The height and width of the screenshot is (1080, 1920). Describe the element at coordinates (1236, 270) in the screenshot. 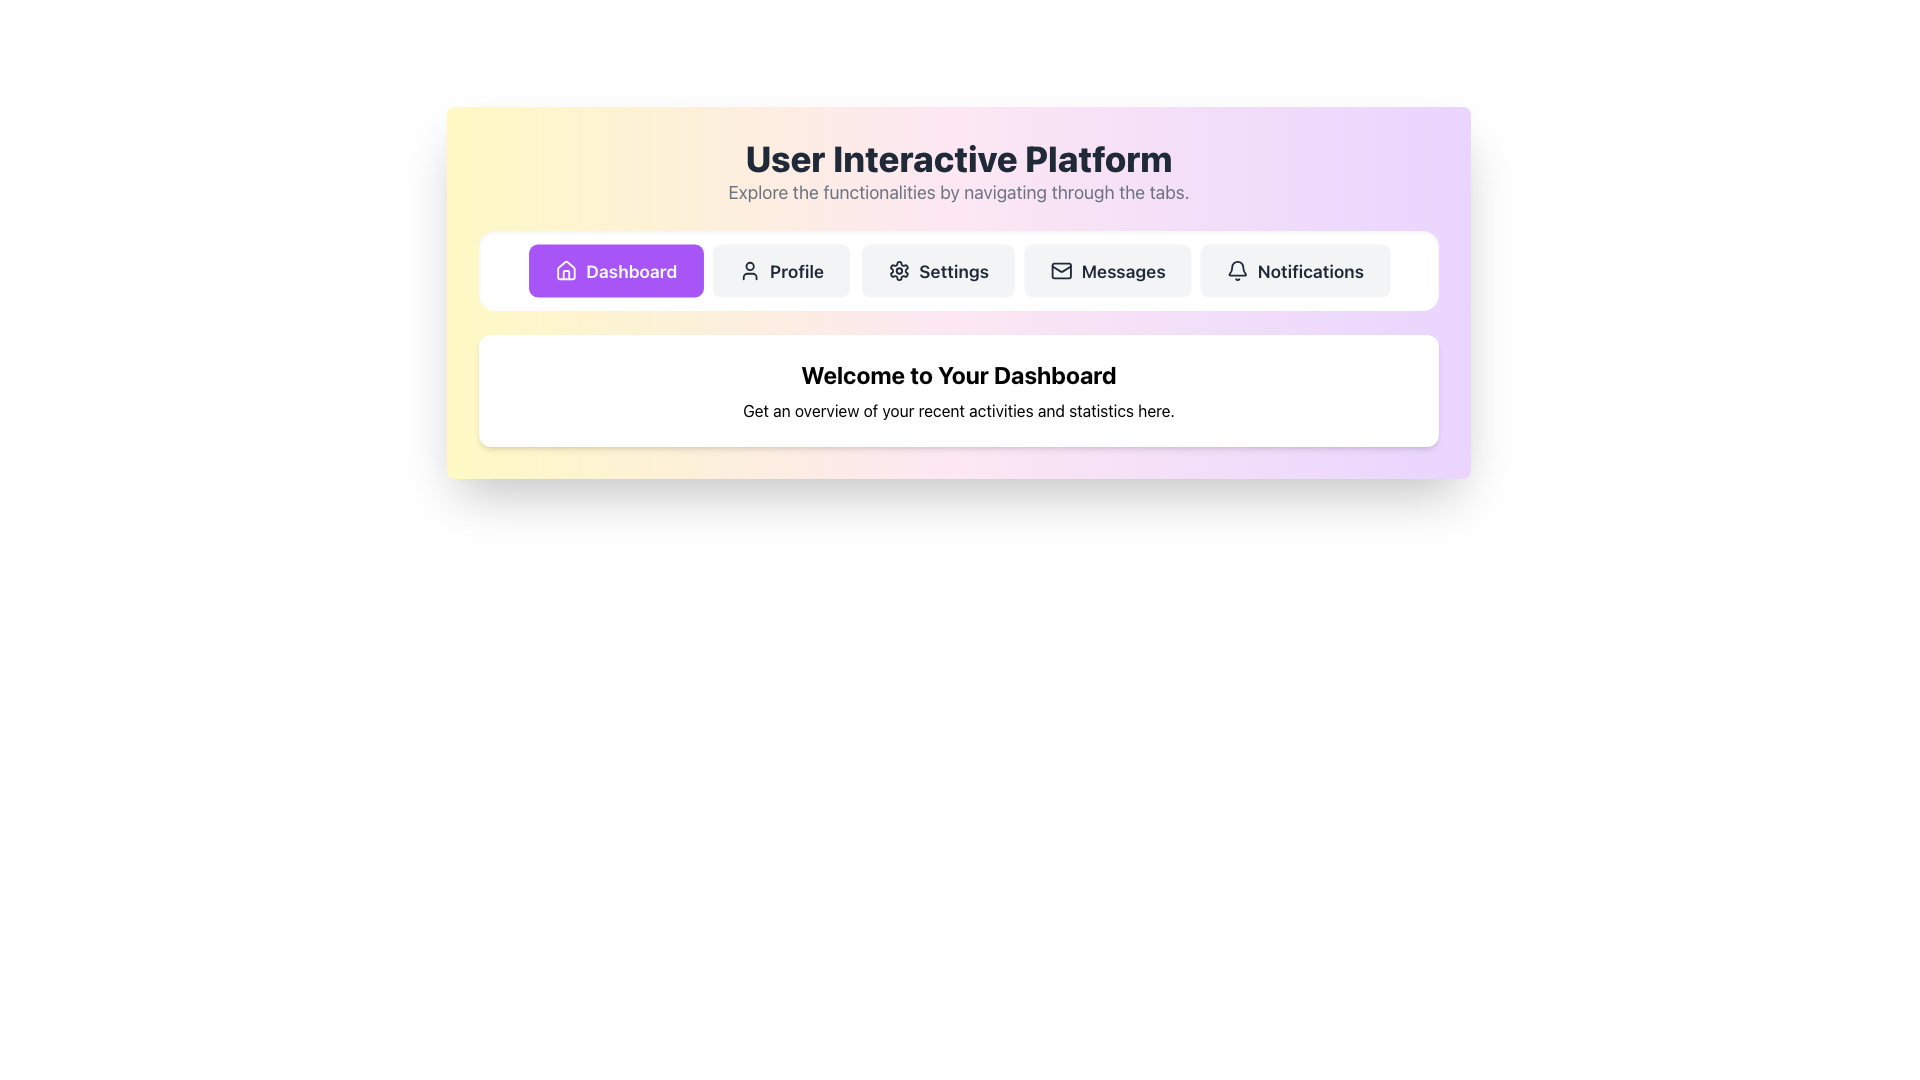

I see `the small bell-shaped icon styled with a modern minimalist design, outlined in dark gray, located in the 'Notifications' button at the far right of the row of navigational buttons` at that location.